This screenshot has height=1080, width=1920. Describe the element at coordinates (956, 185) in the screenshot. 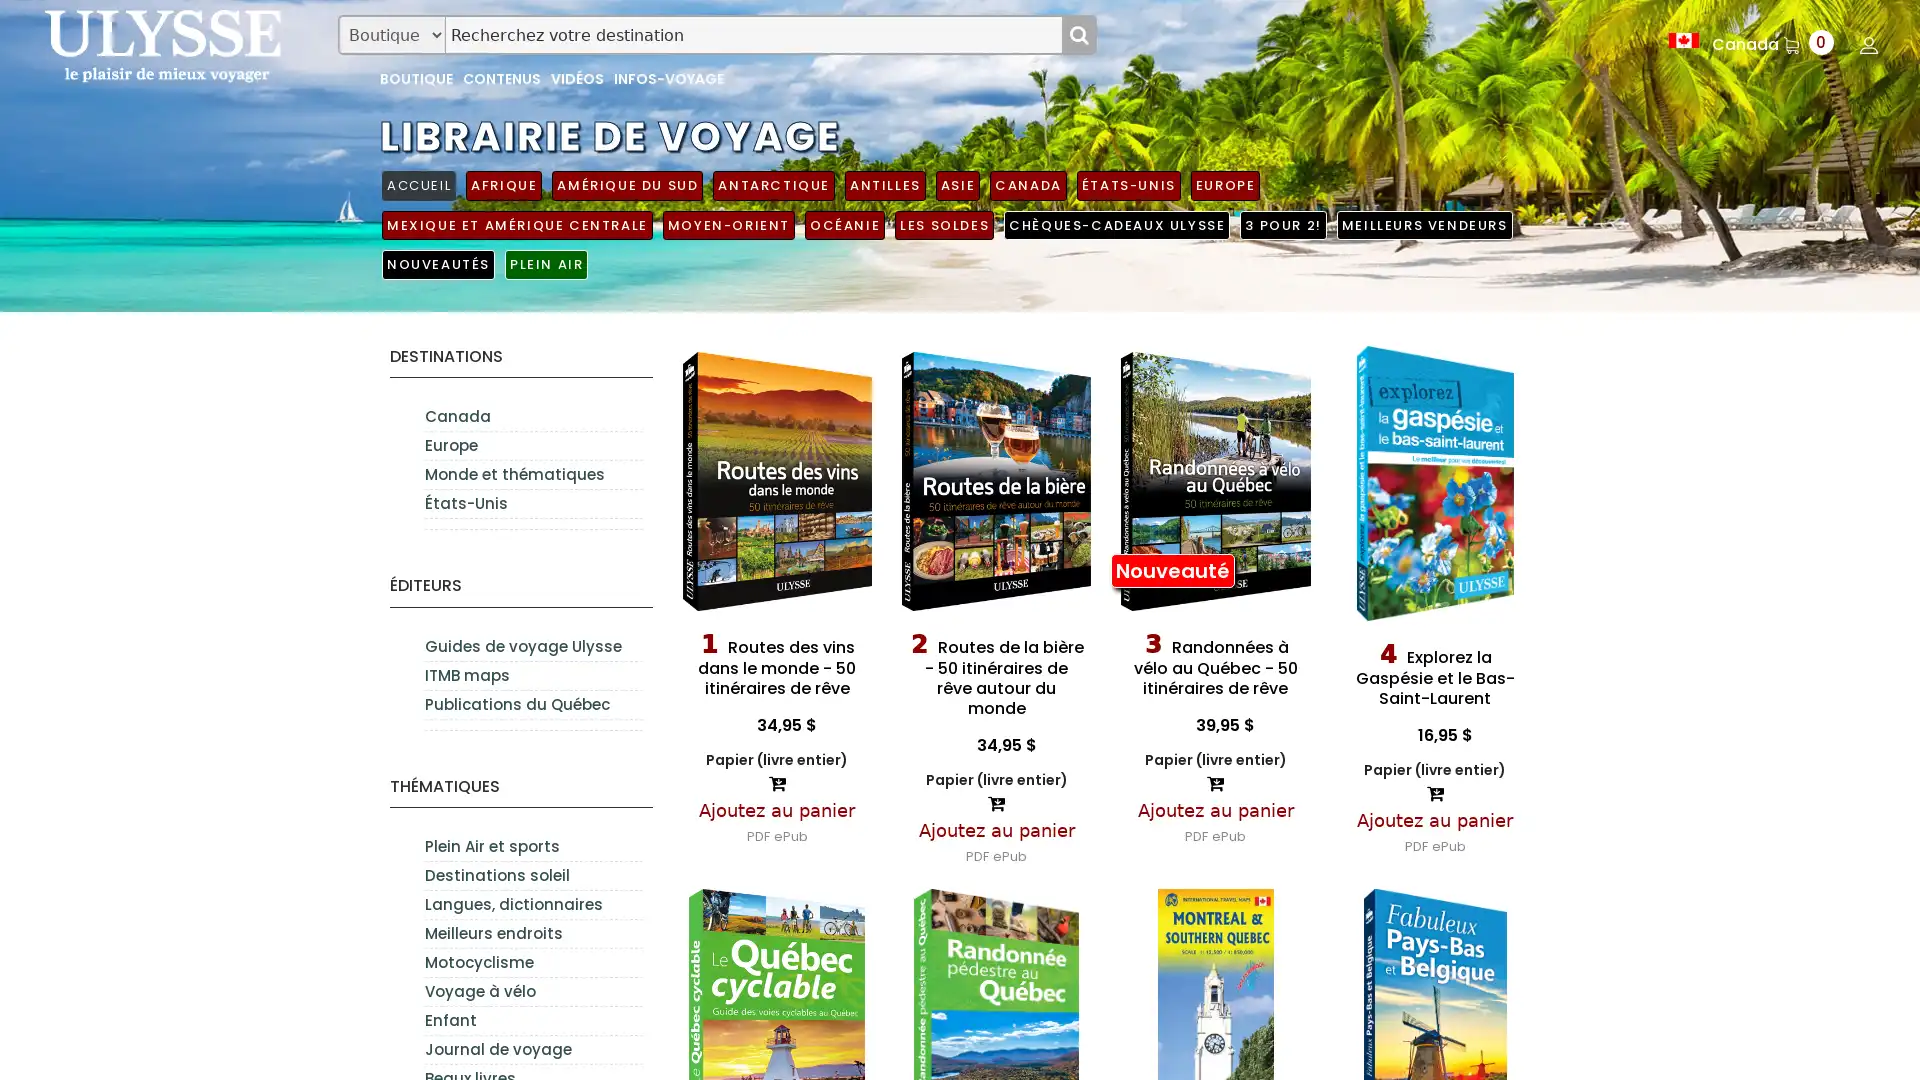

I see `ASIE` at that location.